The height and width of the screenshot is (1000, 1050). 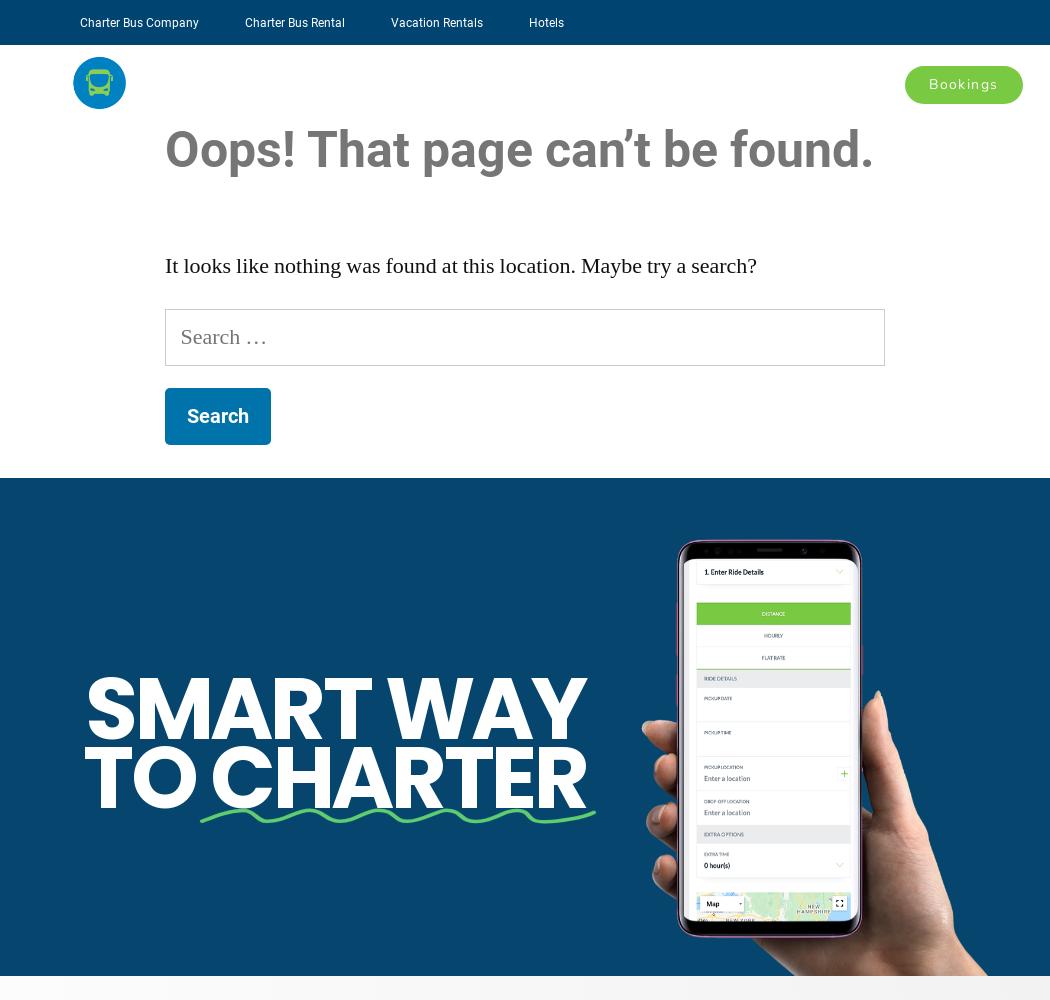 I want to click on 'Vacation Rentals', so click(x=436, y=22).